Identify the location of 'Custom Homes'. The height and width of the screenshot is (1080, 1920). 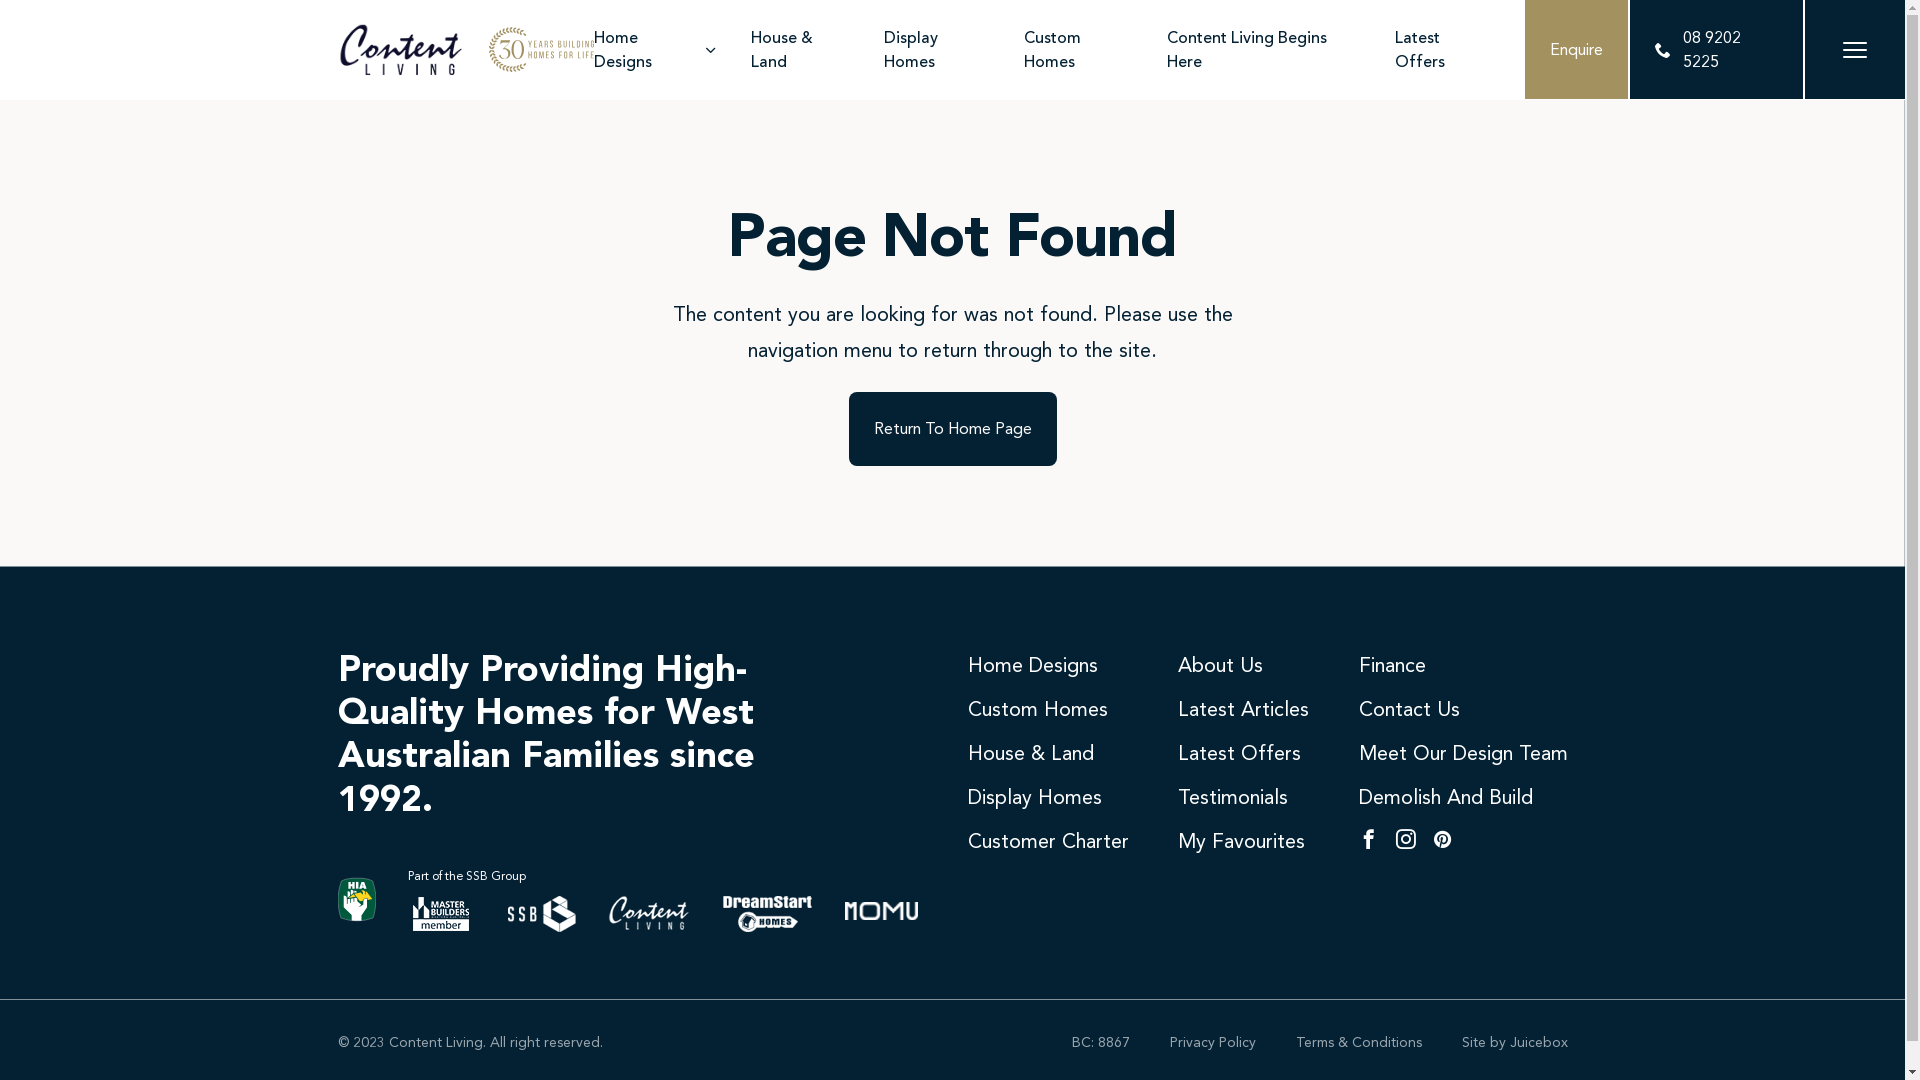
(968, 708).